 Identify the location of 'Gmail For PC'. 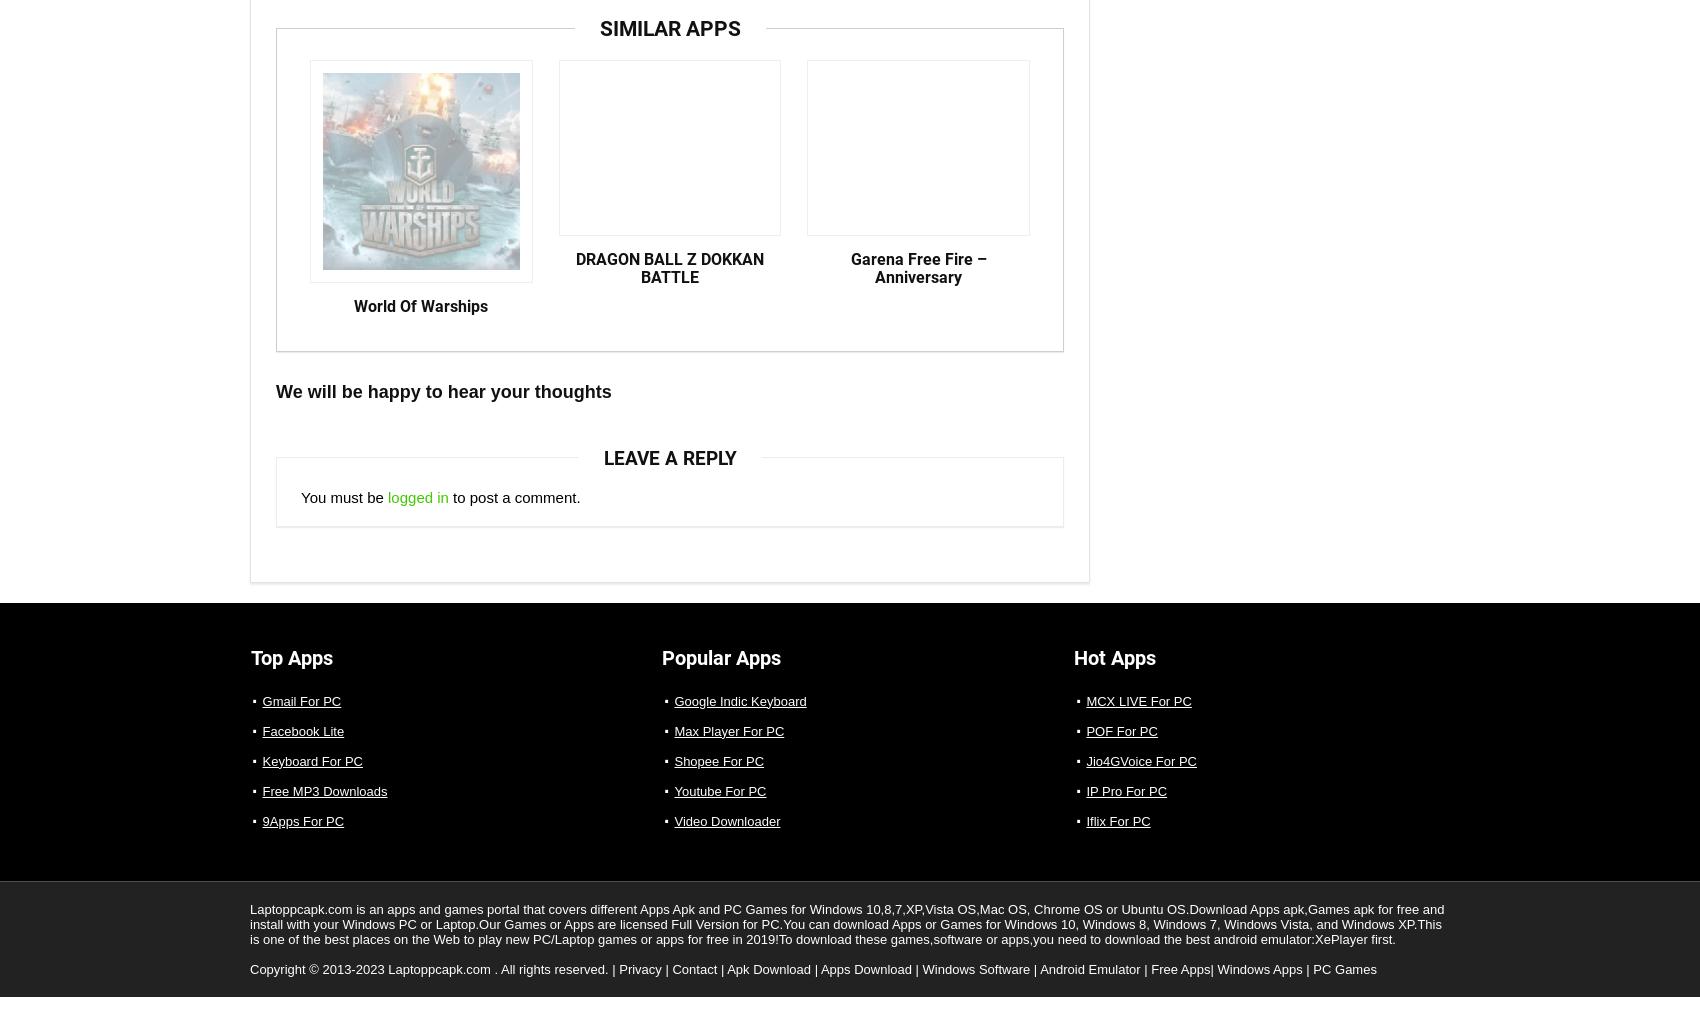
(301, 718).